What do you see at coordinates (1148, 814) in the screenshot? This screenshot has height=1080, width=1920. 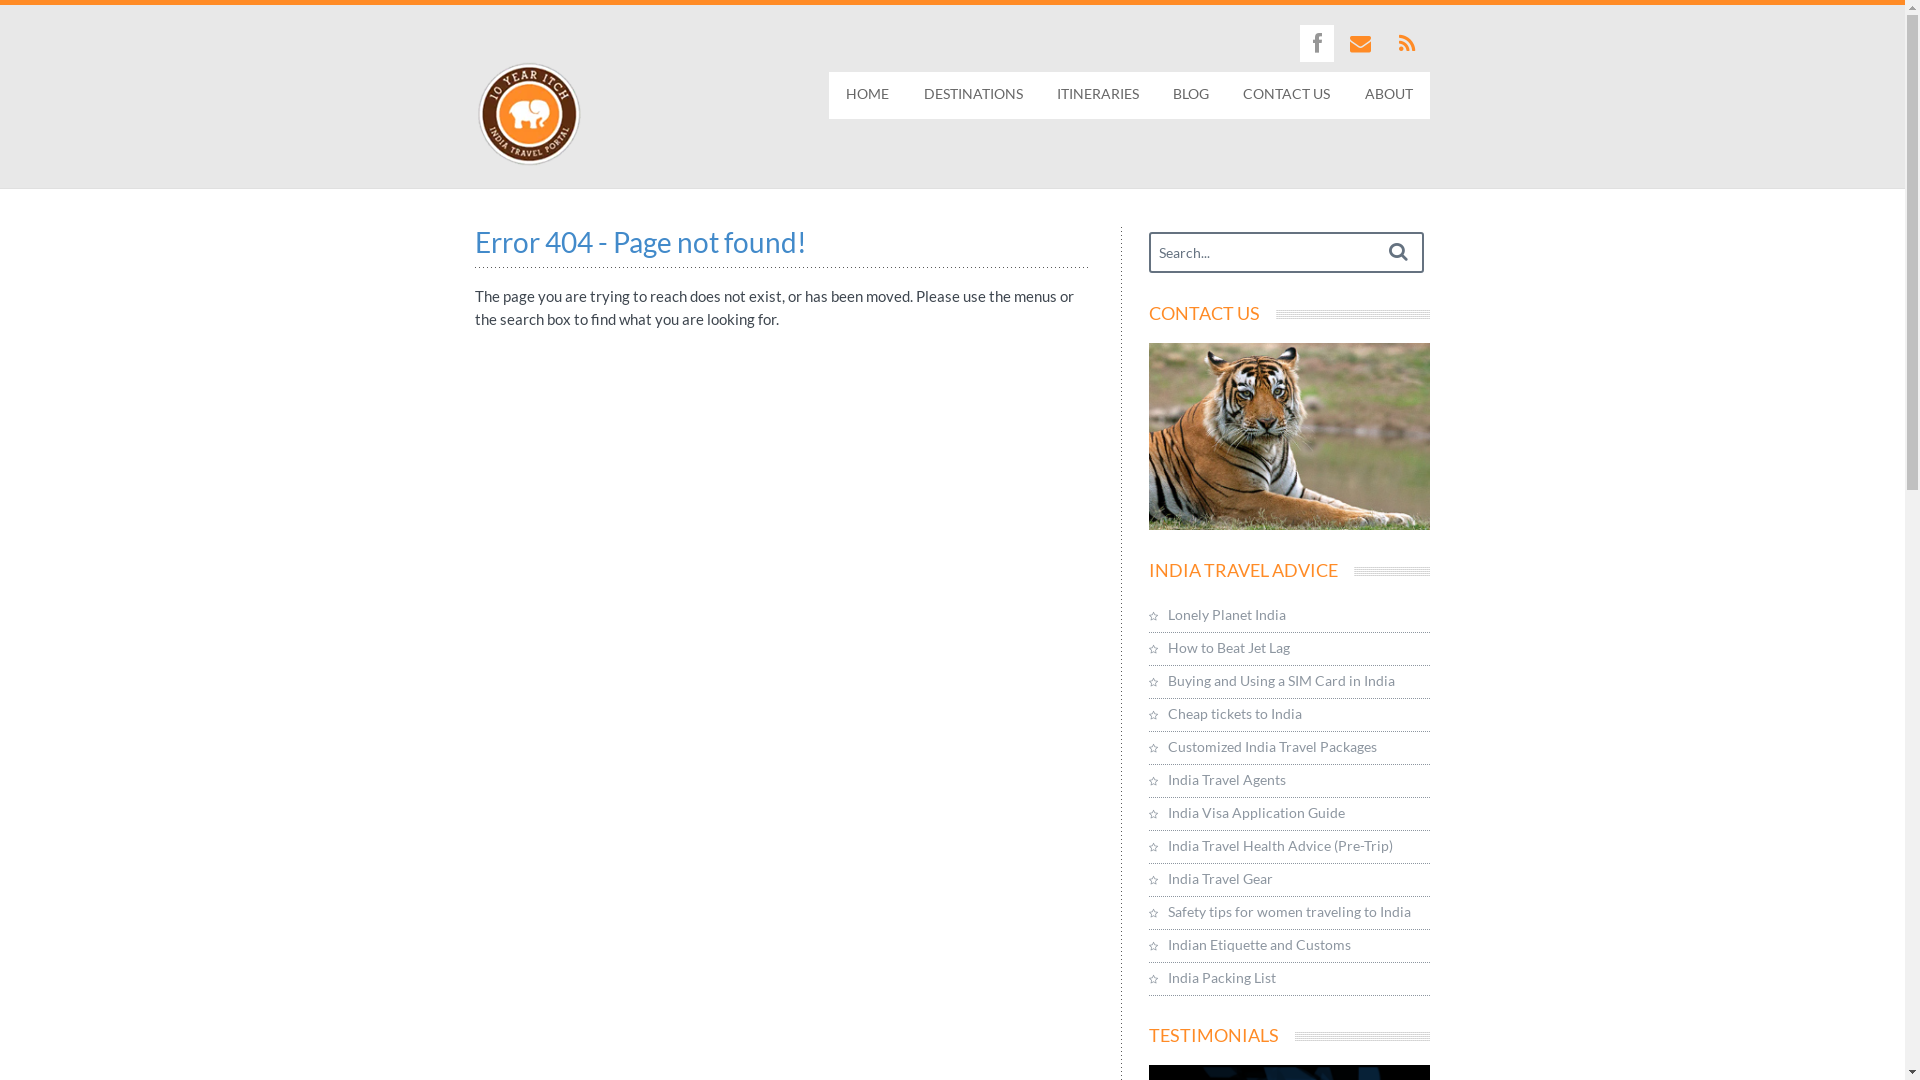 I see `'India Visa Application Guide'` at bounding box center [1148, 814].